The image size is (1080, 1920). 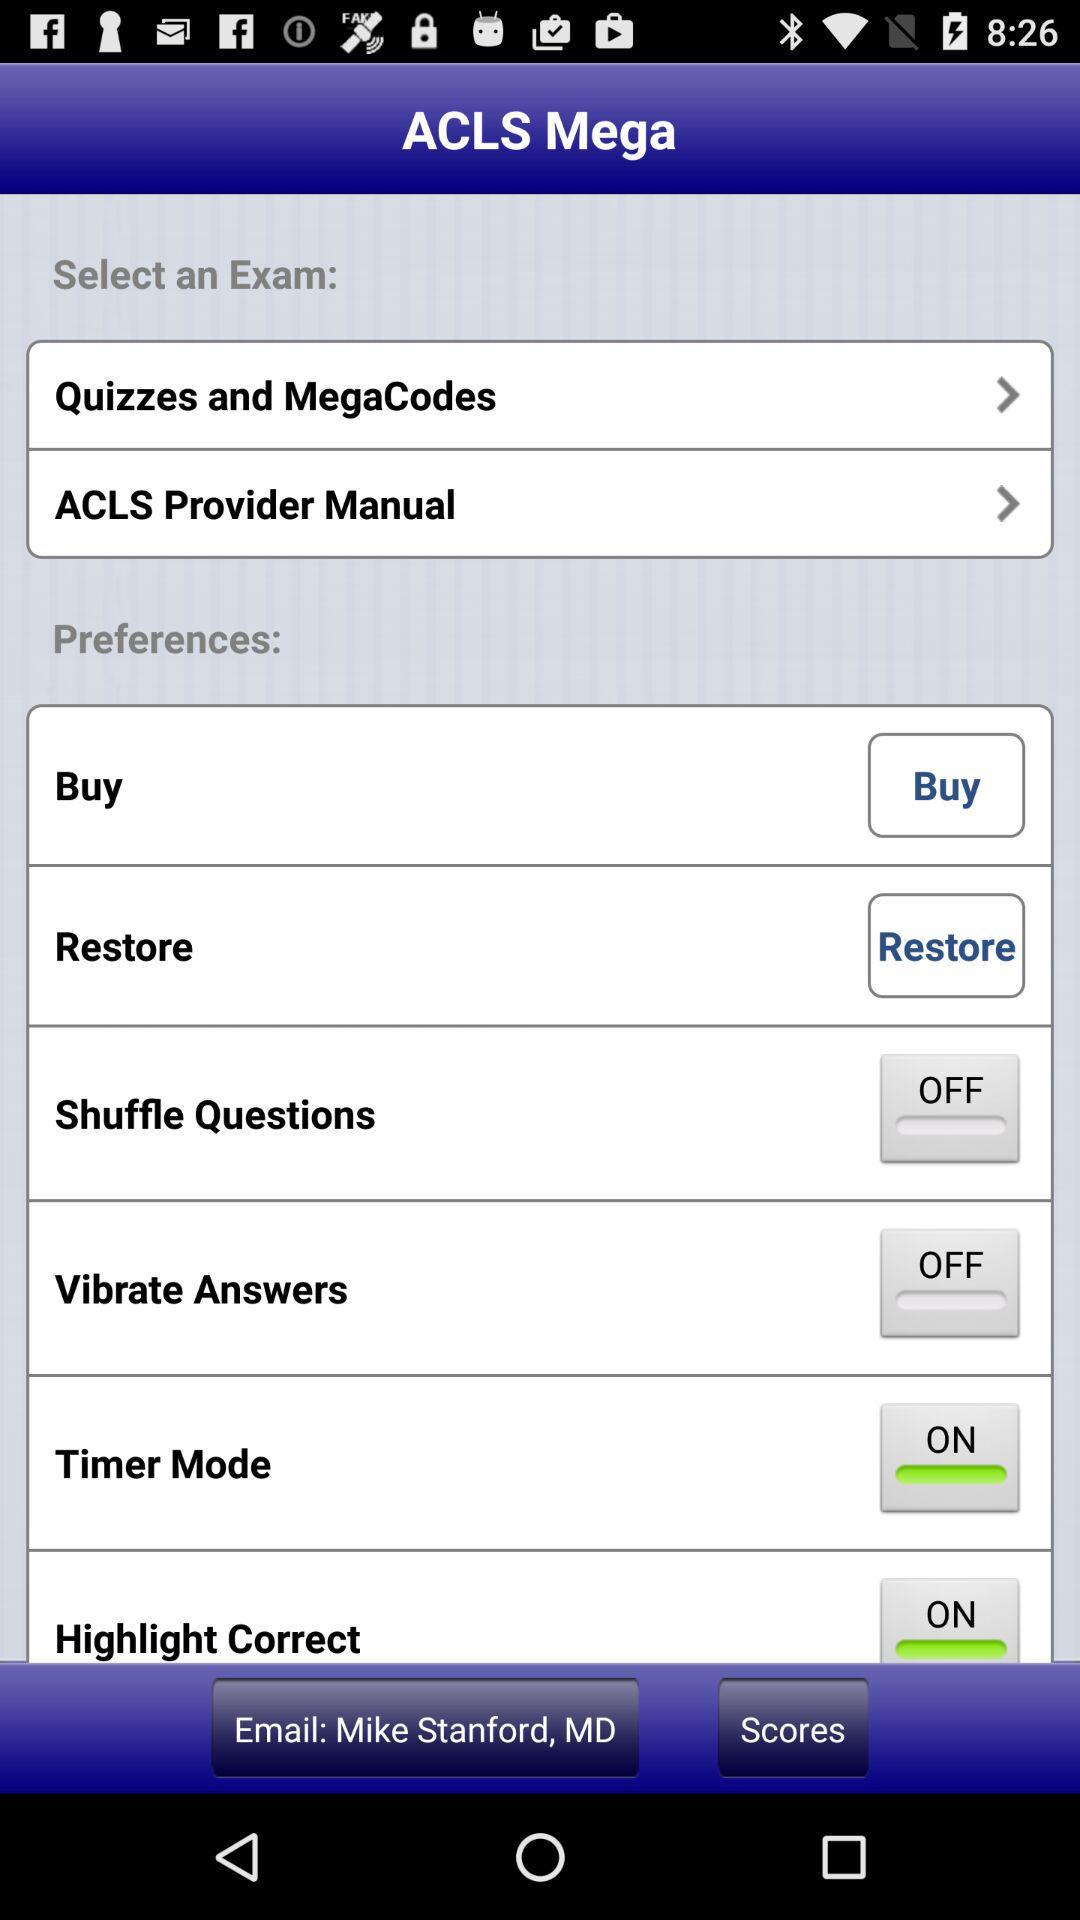 I want to click on the quizzes and megacodes, so click(x=540, y=394).